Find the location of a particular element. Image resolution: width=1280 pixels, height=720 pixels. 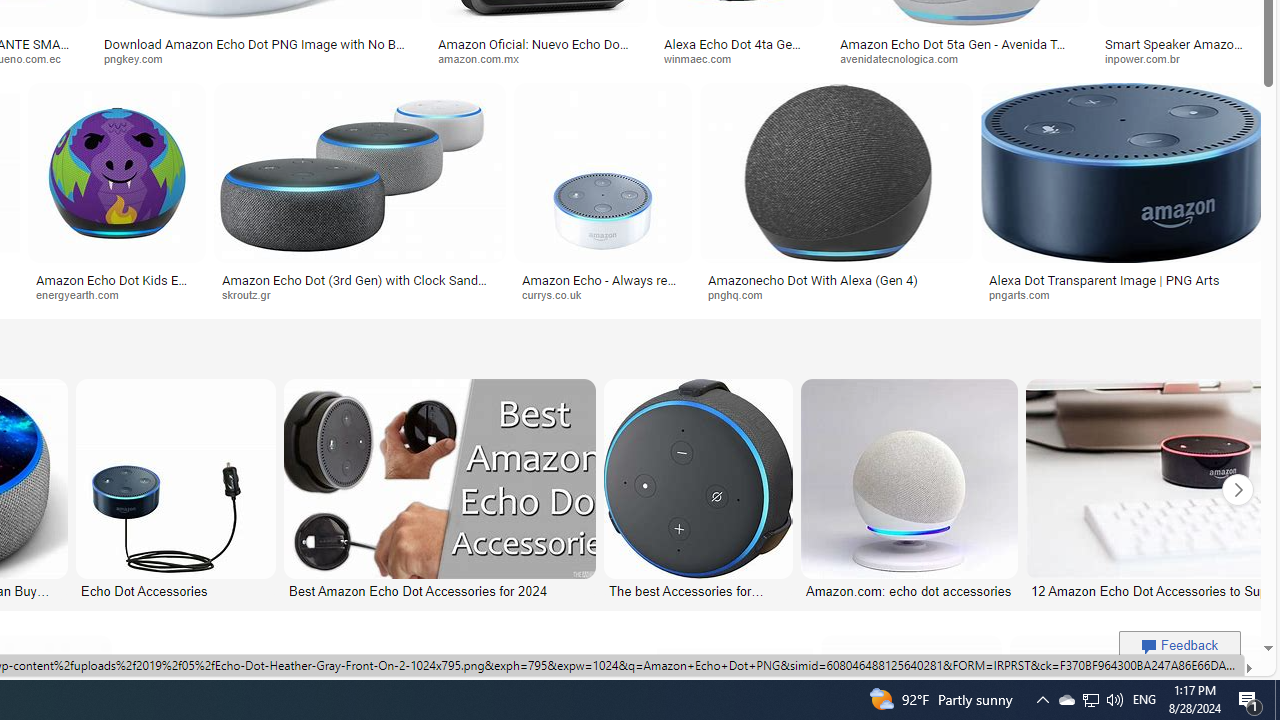

'Image result for Amazon Echo Dot PNG' is located at coordinates (1123, 171).